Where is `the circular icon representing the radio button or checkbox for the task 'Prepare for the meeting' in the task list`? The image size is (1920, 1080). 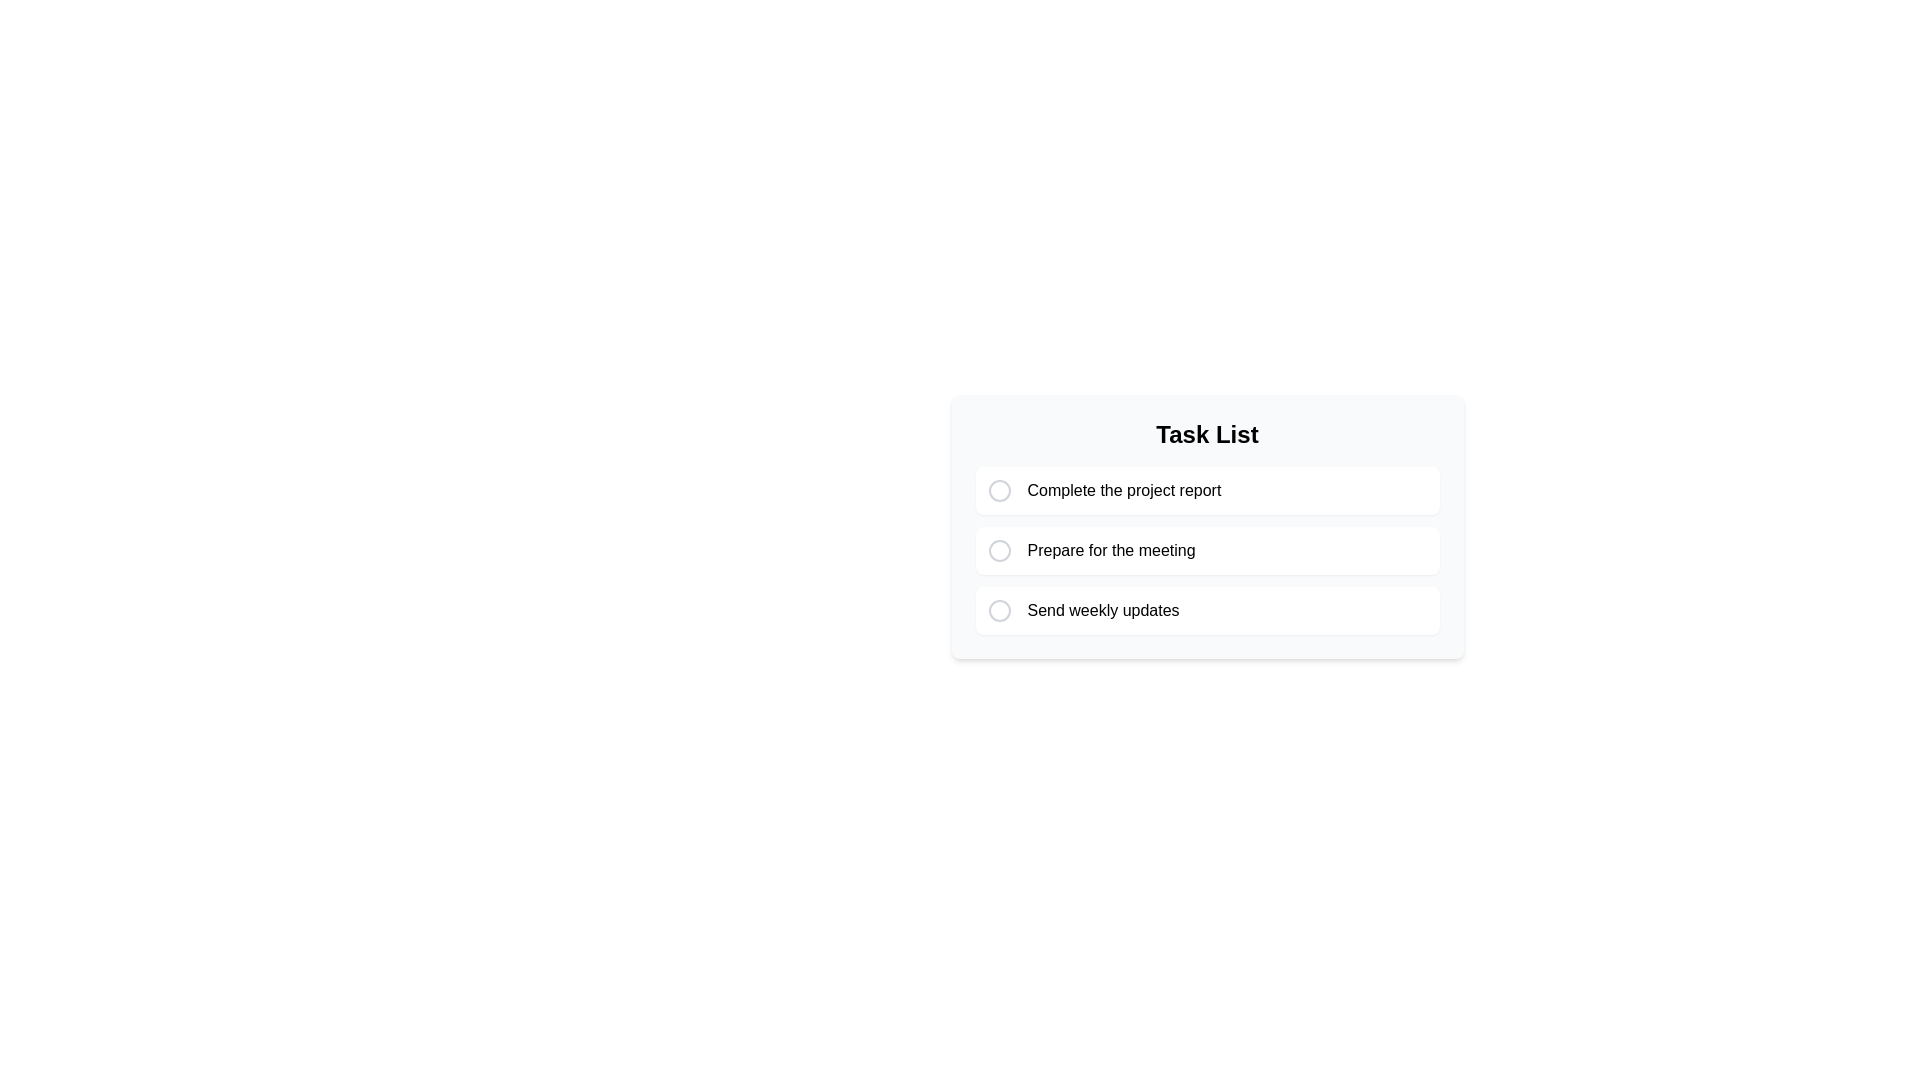
the circular icon representing the radio button or checkbox for the task 'Prepare for the meeting' in the task list is located at coordinates (999, 551).